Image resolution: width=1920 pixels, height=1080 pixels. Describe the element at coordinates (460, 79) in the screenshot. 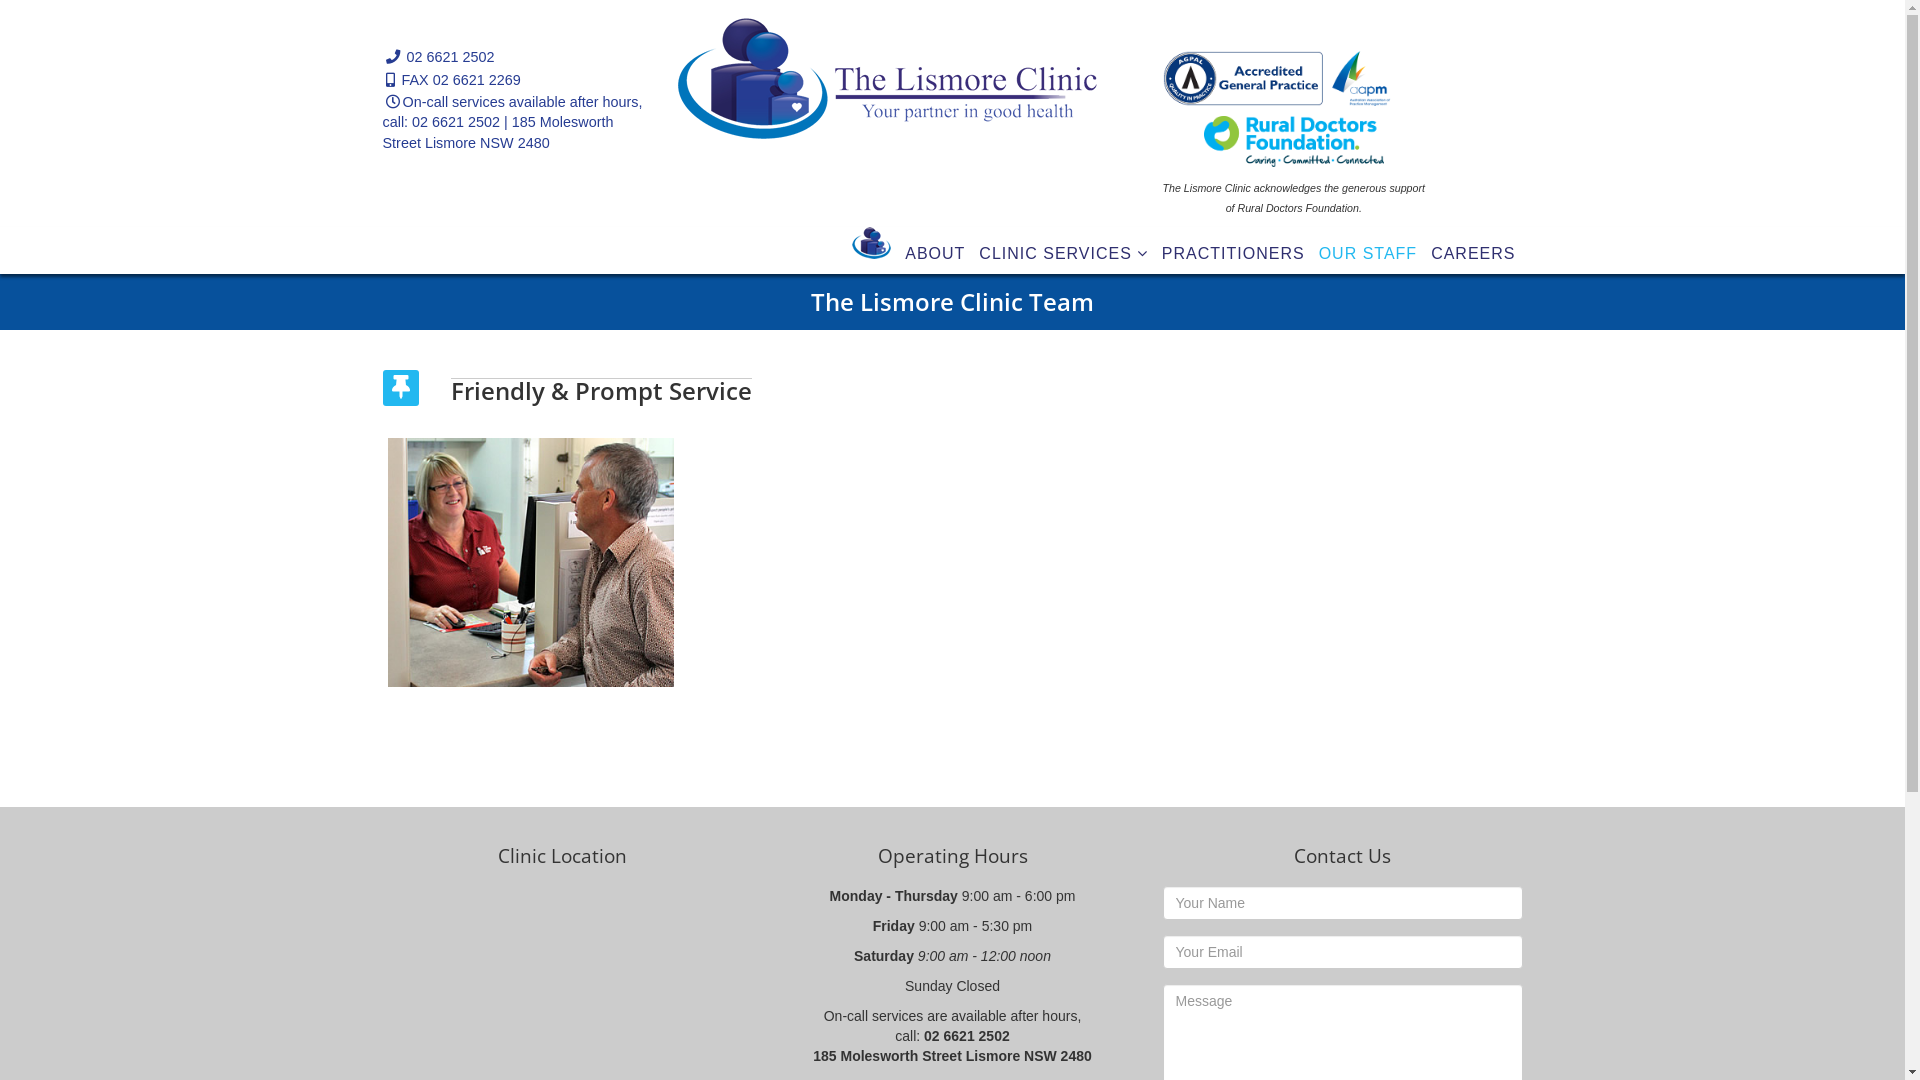

I see `'FAX 02 6621 2269'` at that location.